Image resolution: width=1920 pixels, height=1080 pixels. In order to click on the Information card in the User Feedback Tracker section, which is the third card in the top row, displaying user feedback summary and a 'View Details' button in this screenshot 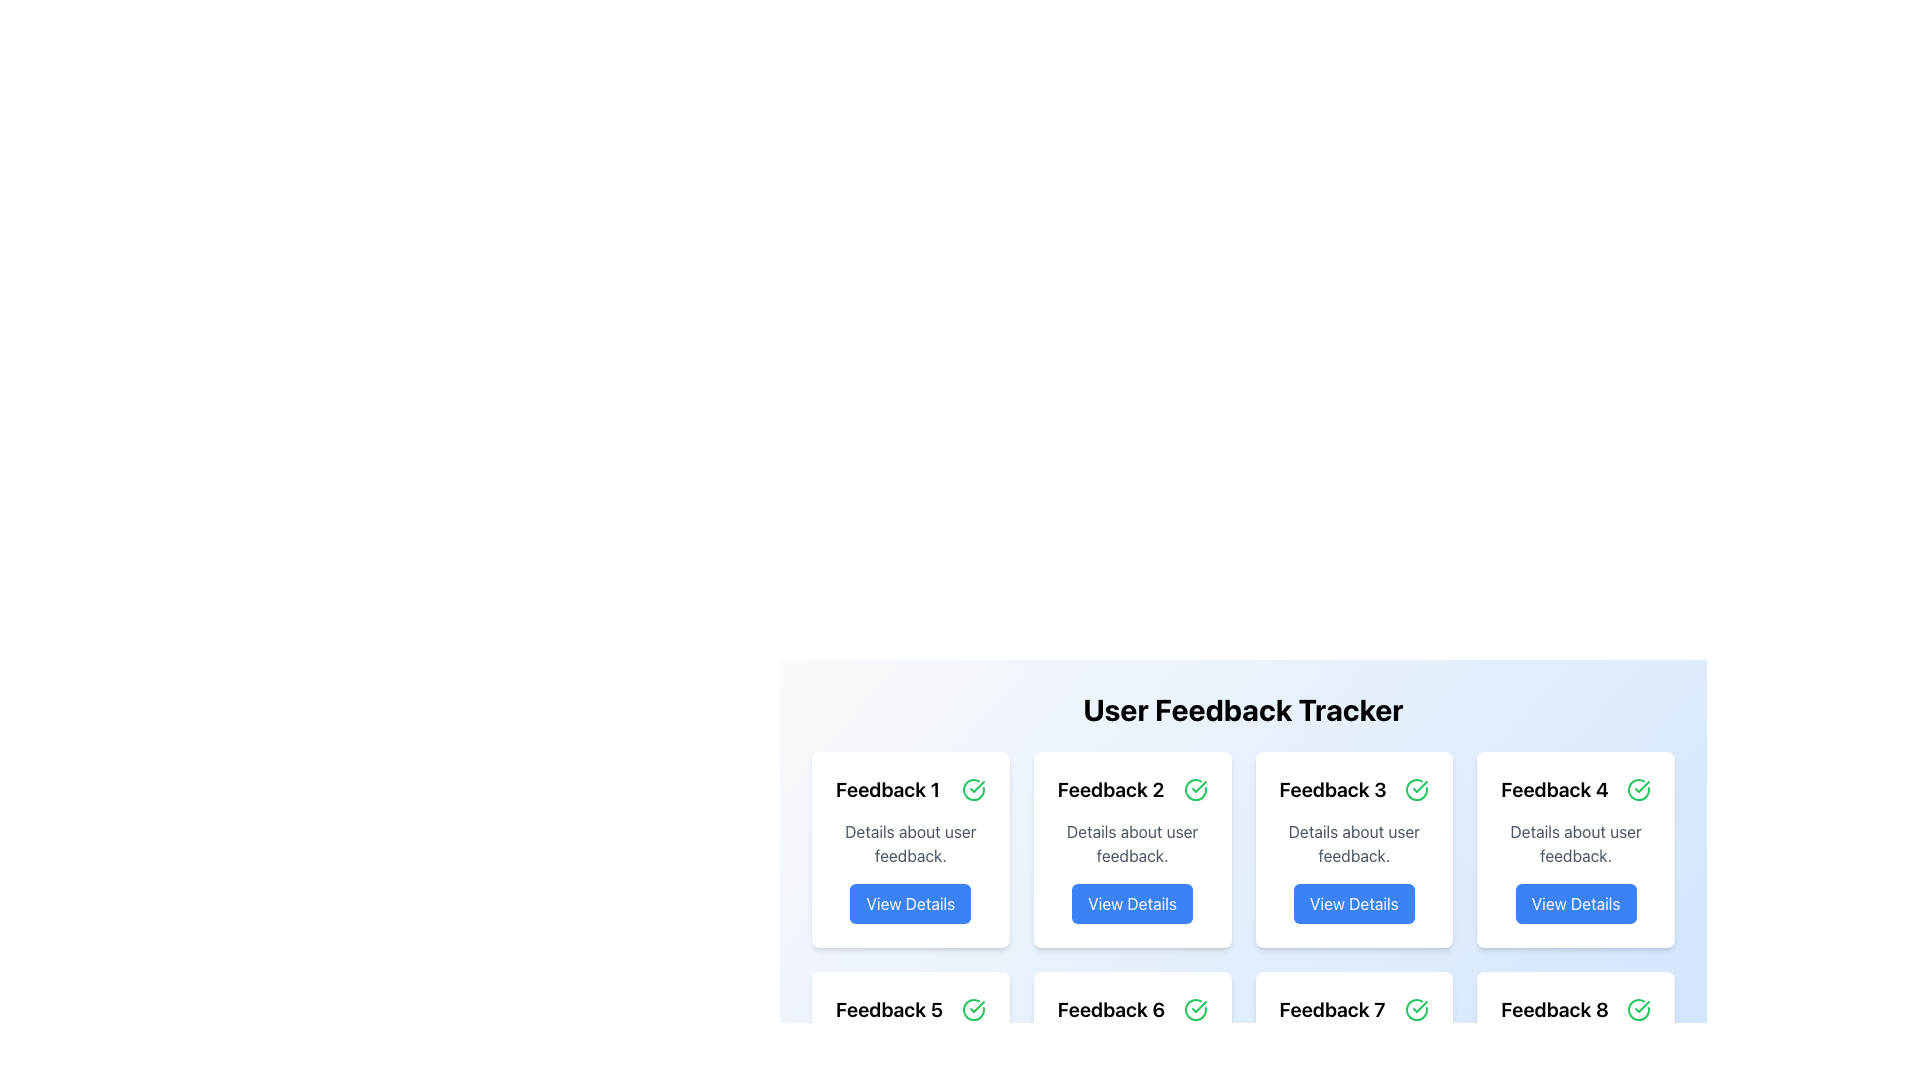, I will do `click(1354, 849)`.